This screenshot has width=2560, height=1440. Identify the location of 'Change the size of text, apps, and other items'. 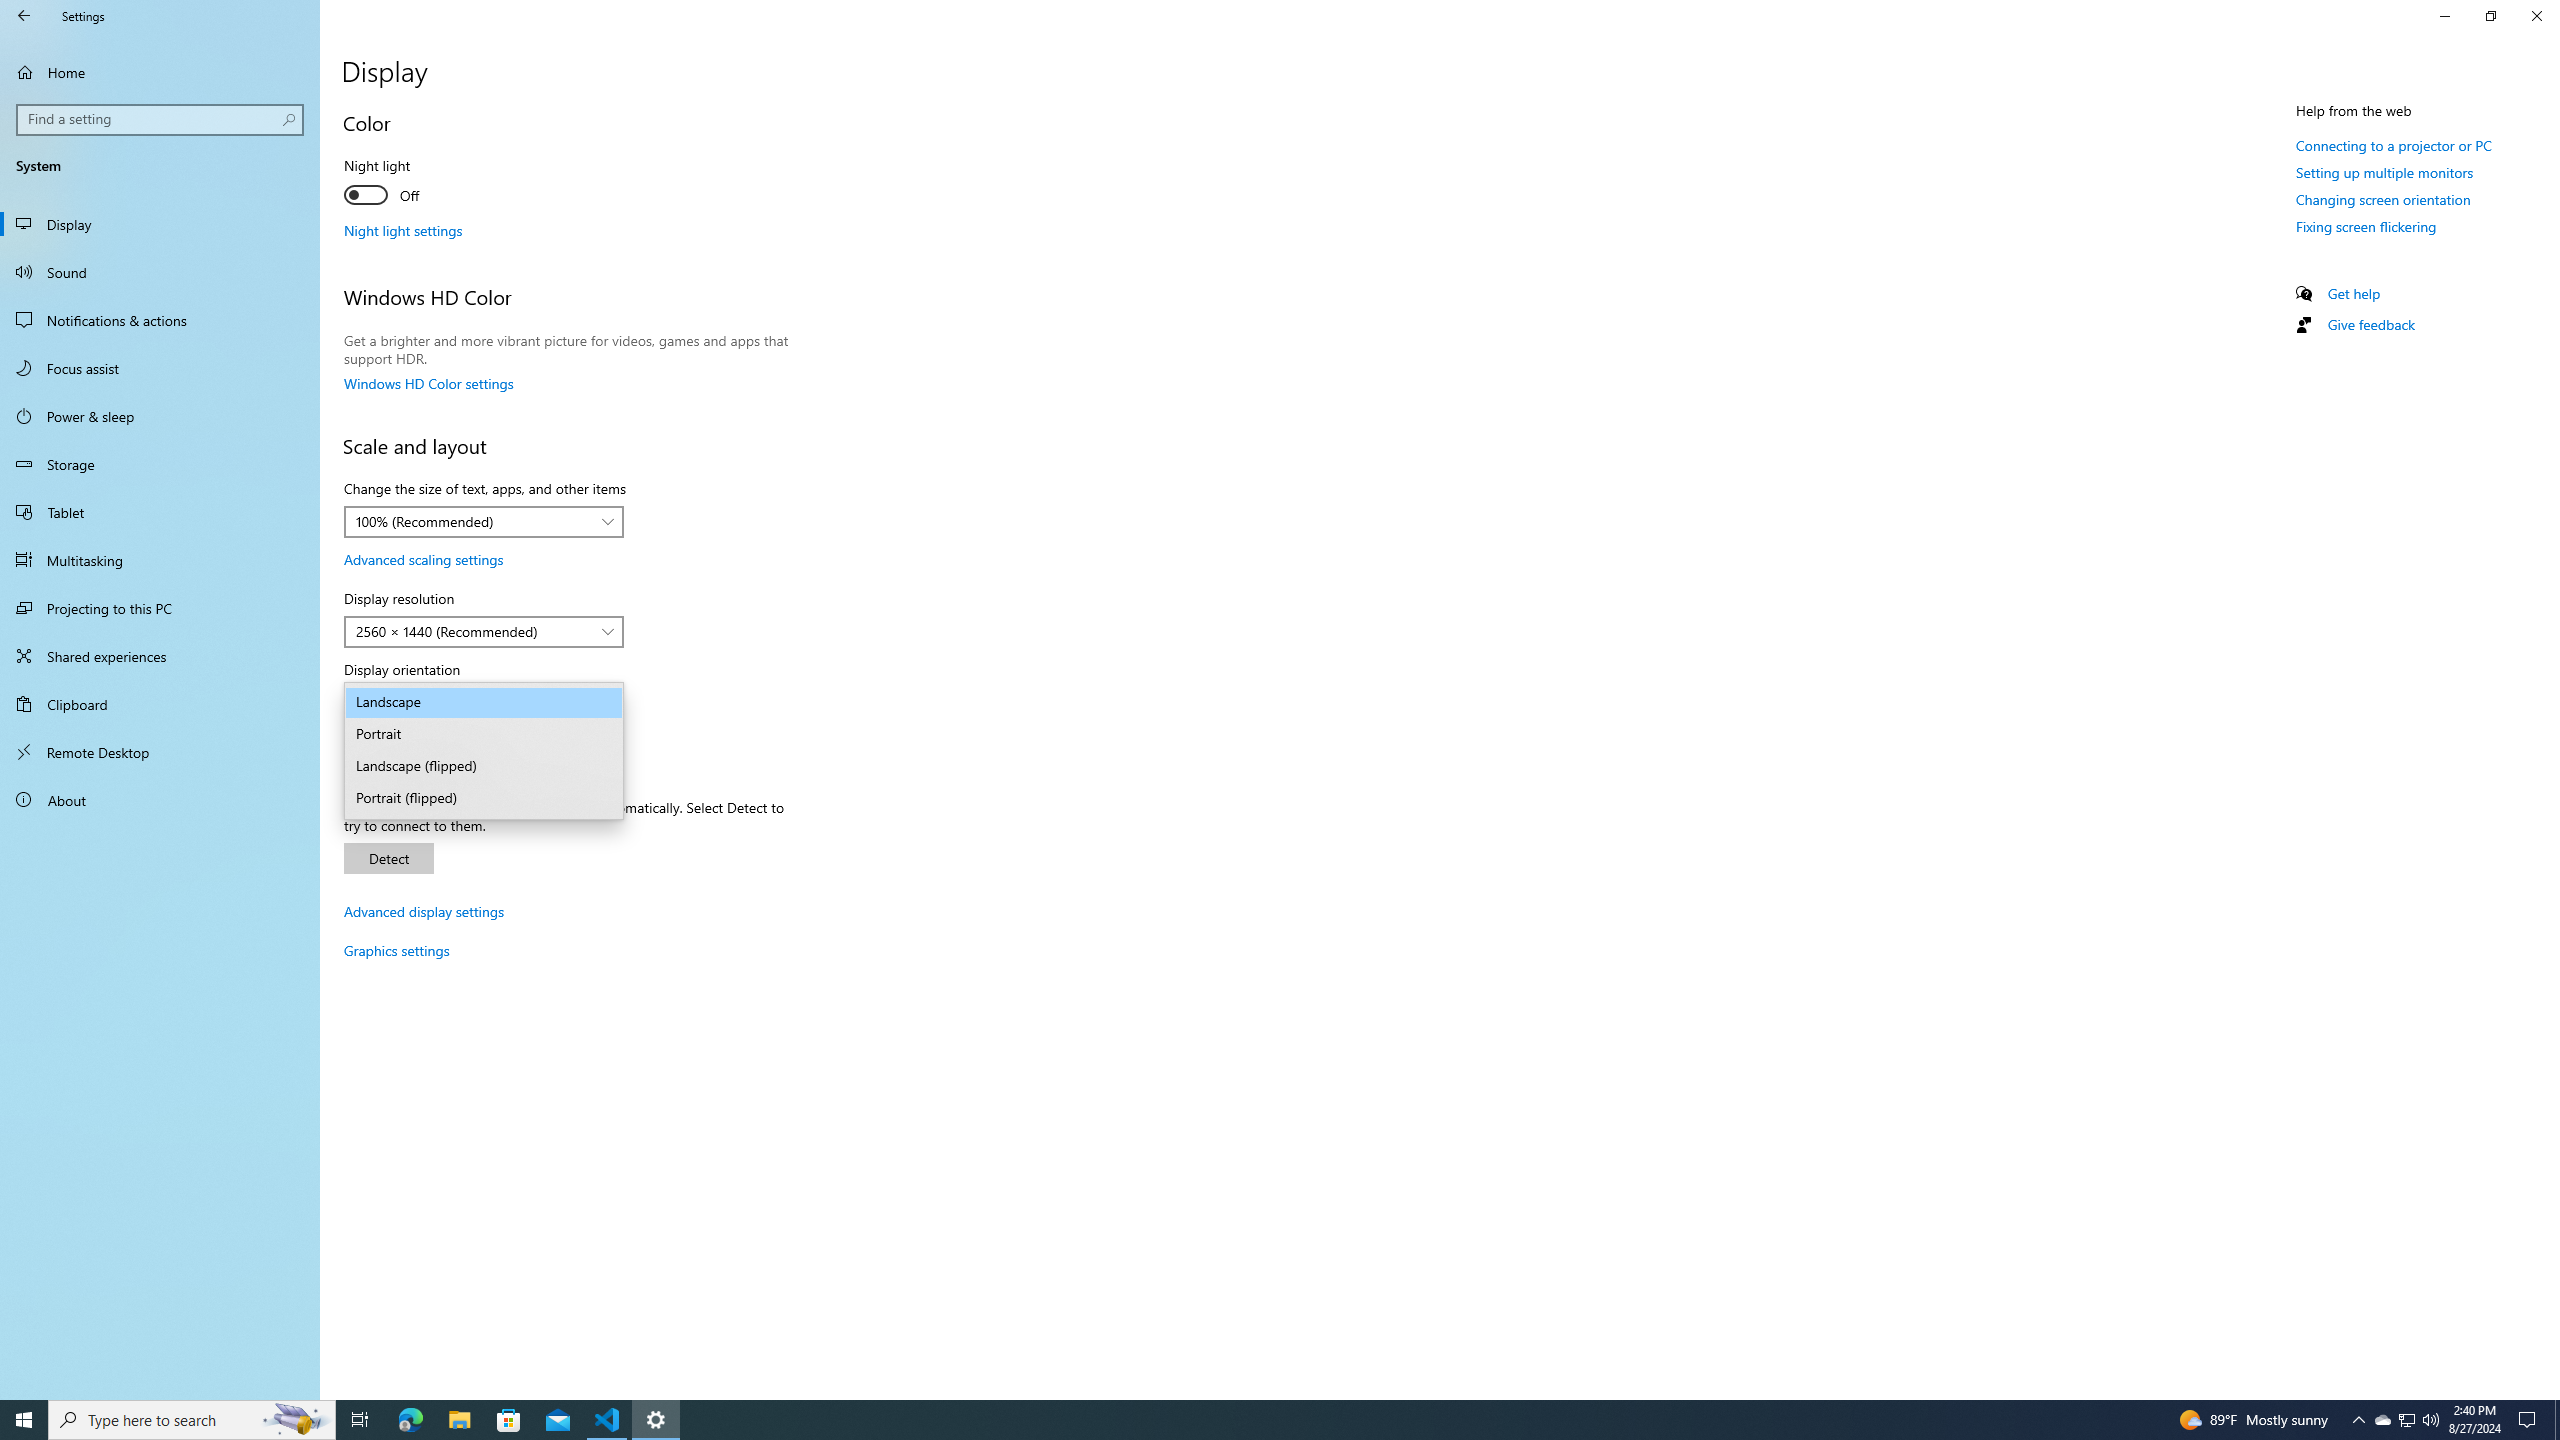
(482, 521).